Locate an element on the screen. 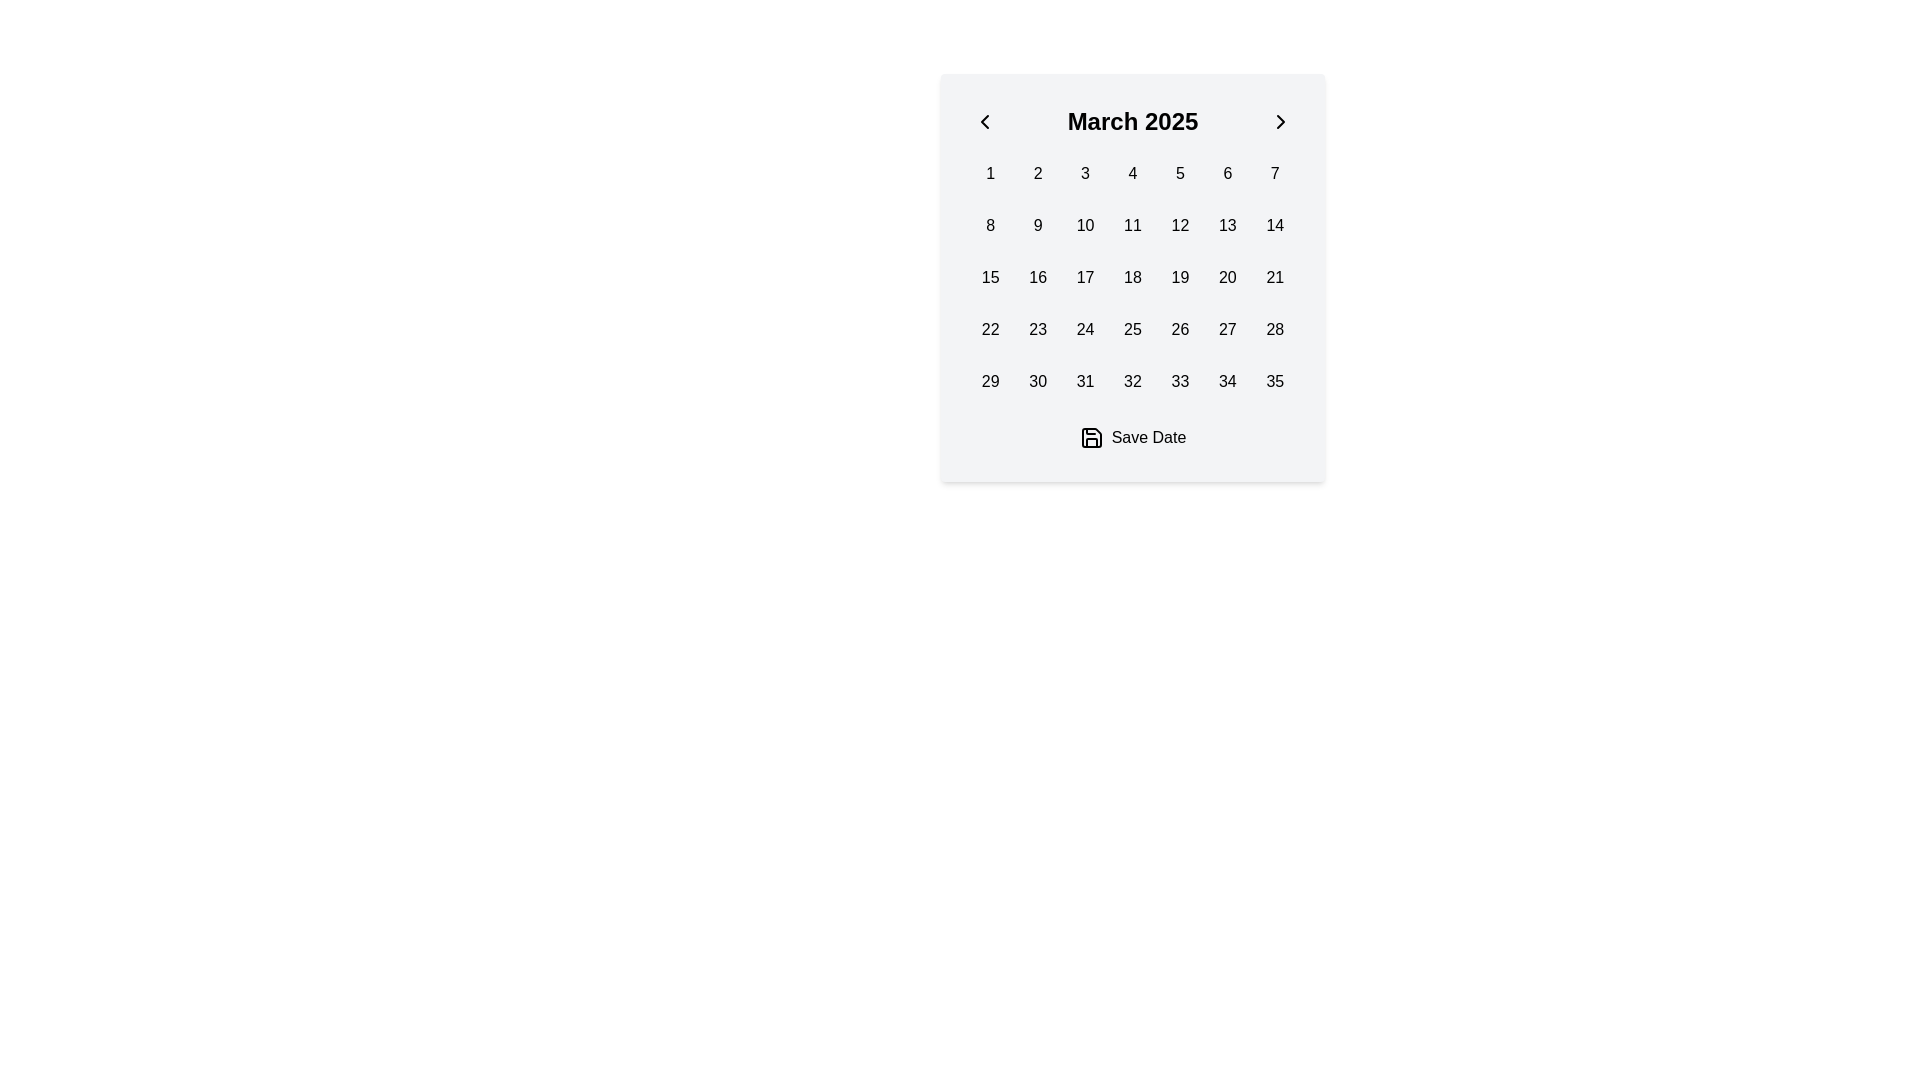 The image size is (1920, 1080). the left-pointing chevron icon located in the left side of the header section of the calendar widget is located at coordinates (984, 122).